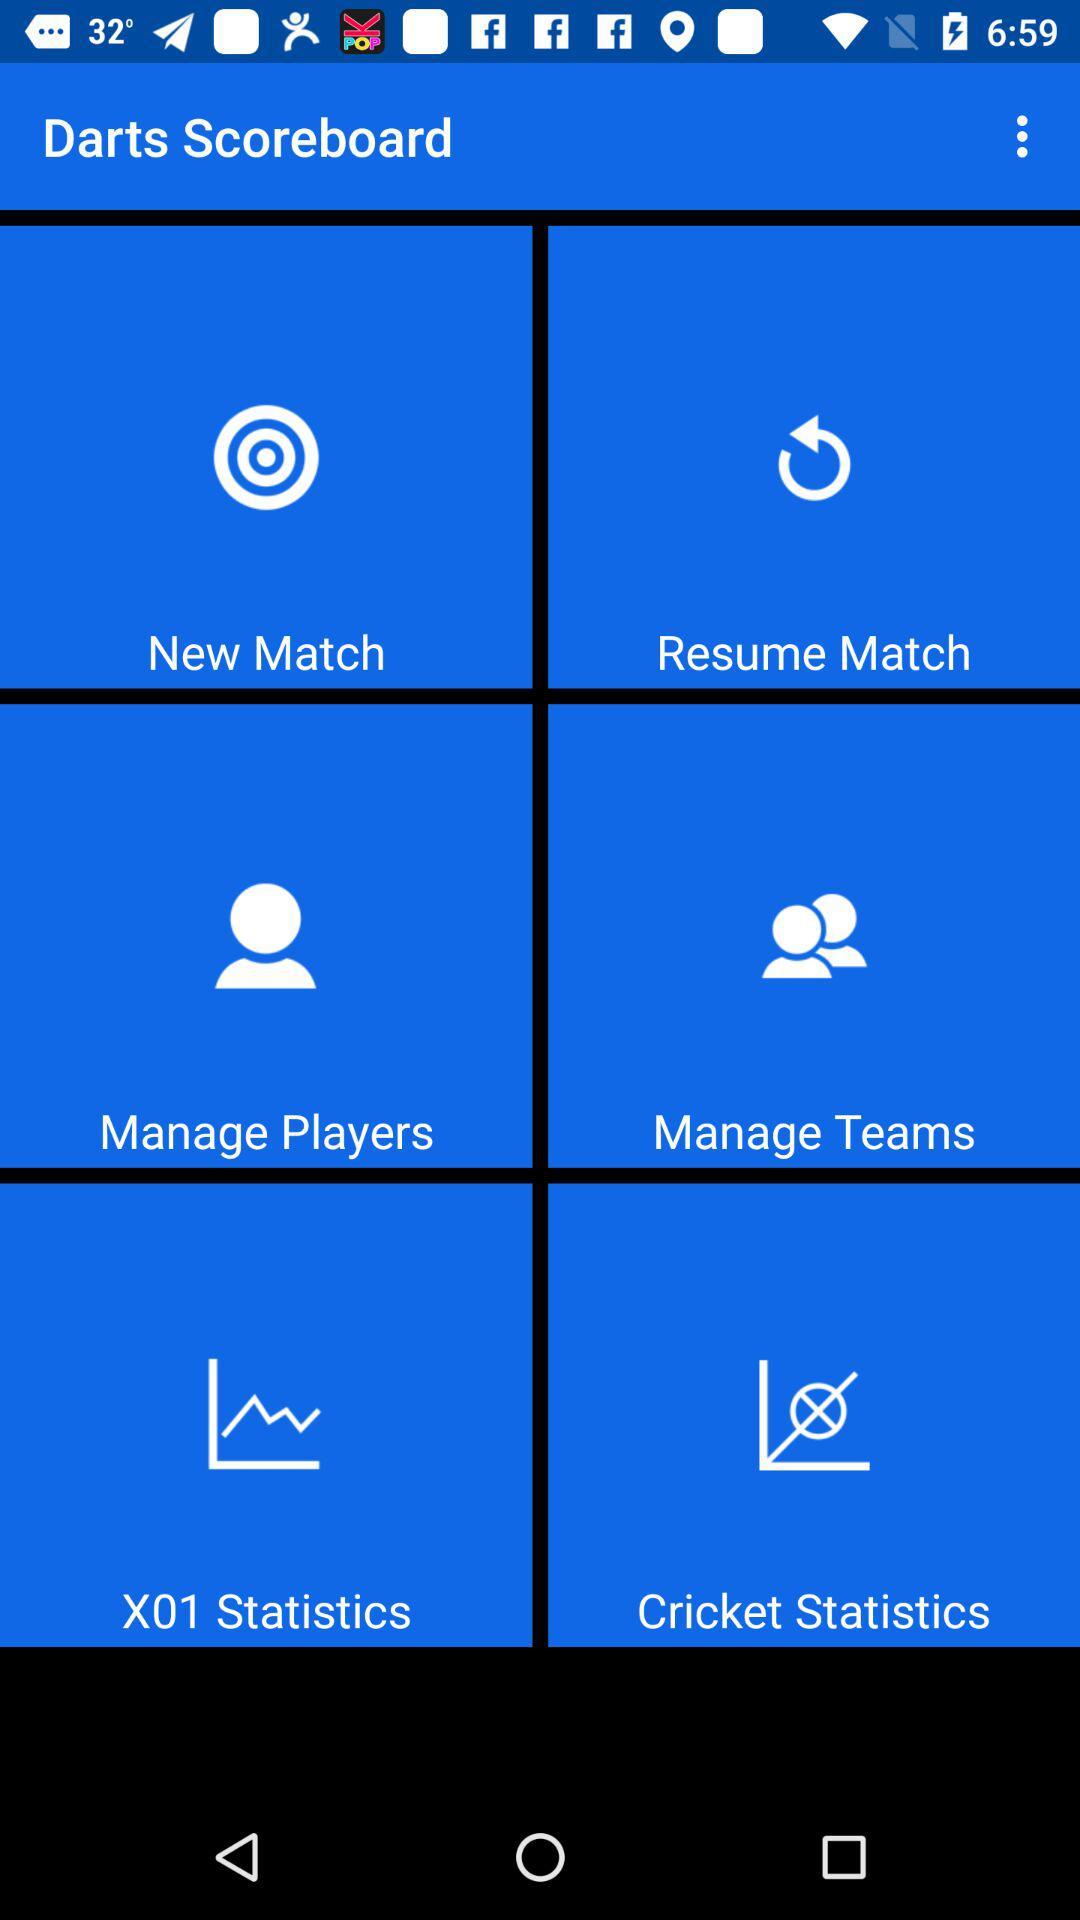 This screenshot has width=1080, height=1920. What do you see at coordinates (814, 935) in the screenshot?
I see `manage your teams` at bounding box center [814, 935].